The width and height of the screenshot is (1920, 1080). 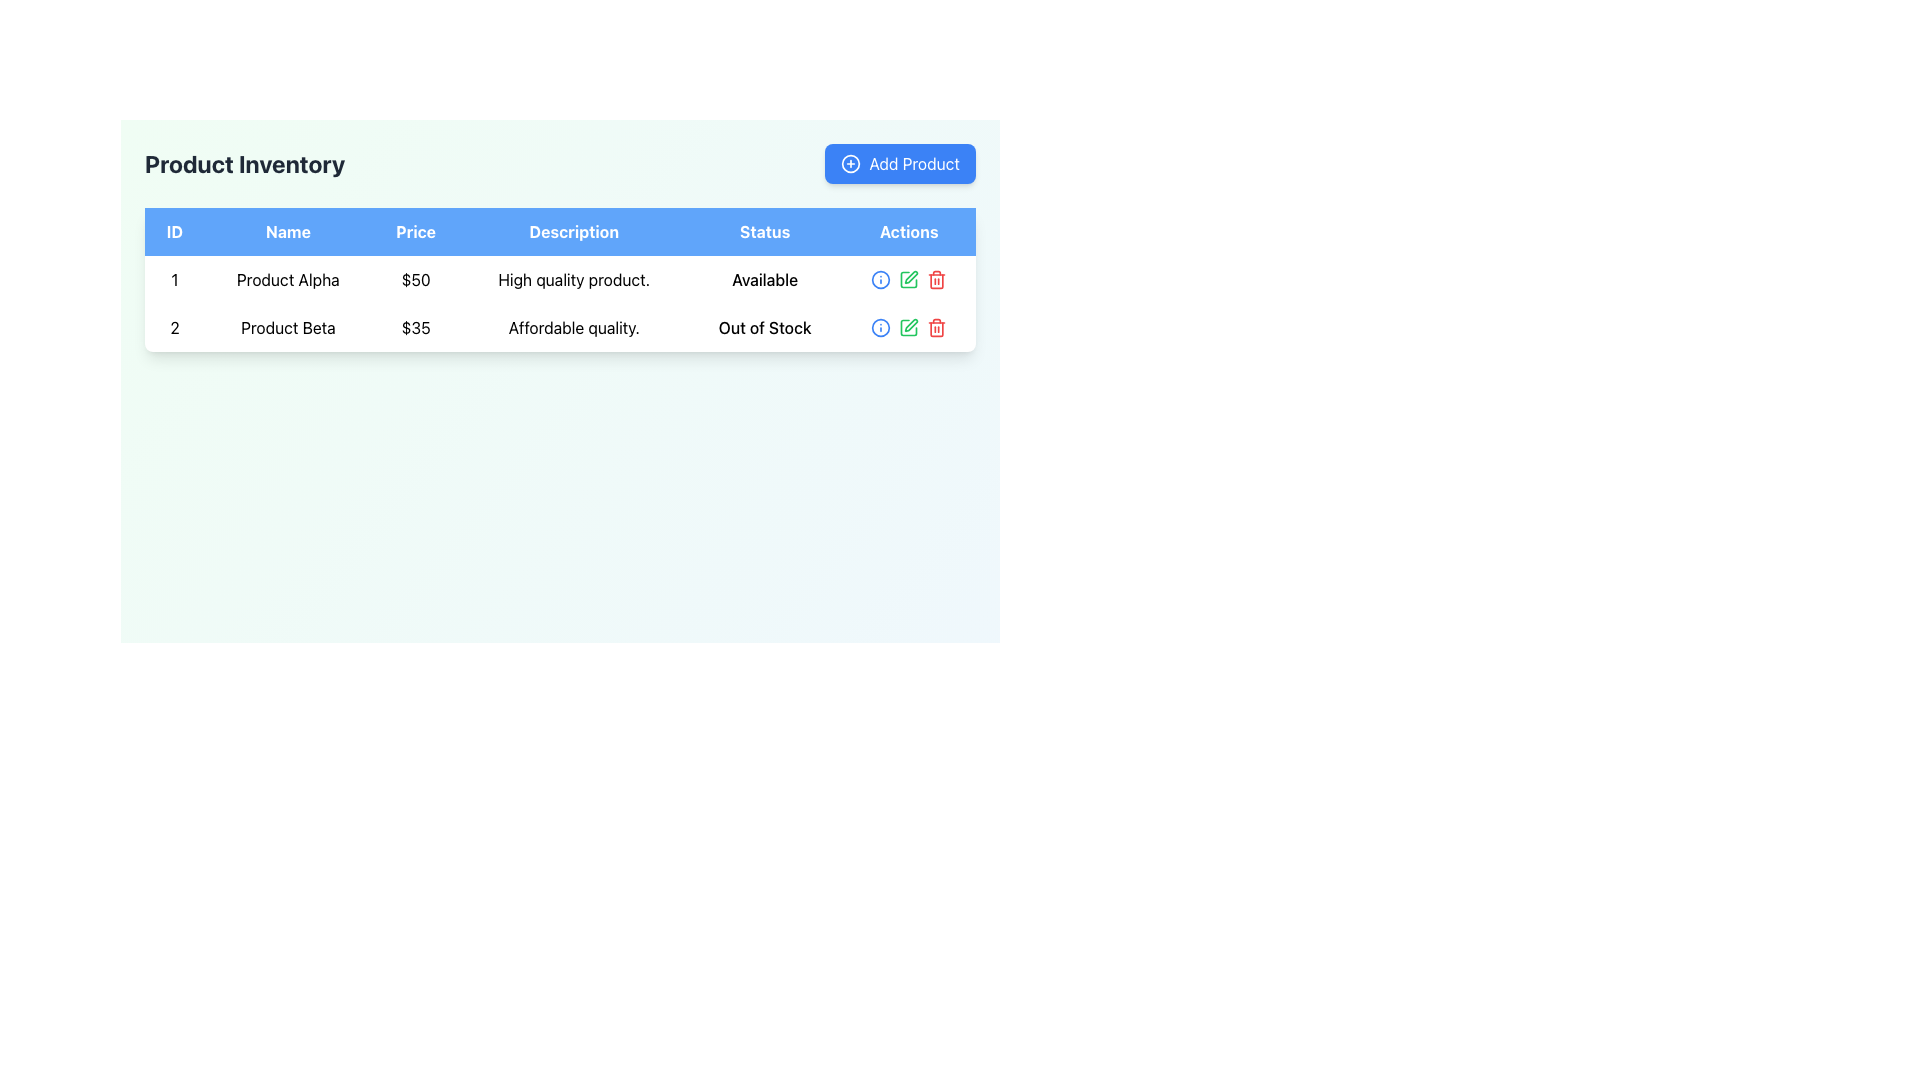 What do you see at coordinates (851, 163) in the screenshot?
I see `the addition icon located within the 'Add Product' button, positioned to the left of the text label in the top-right region of the interface` at bounding box center [851, 163].